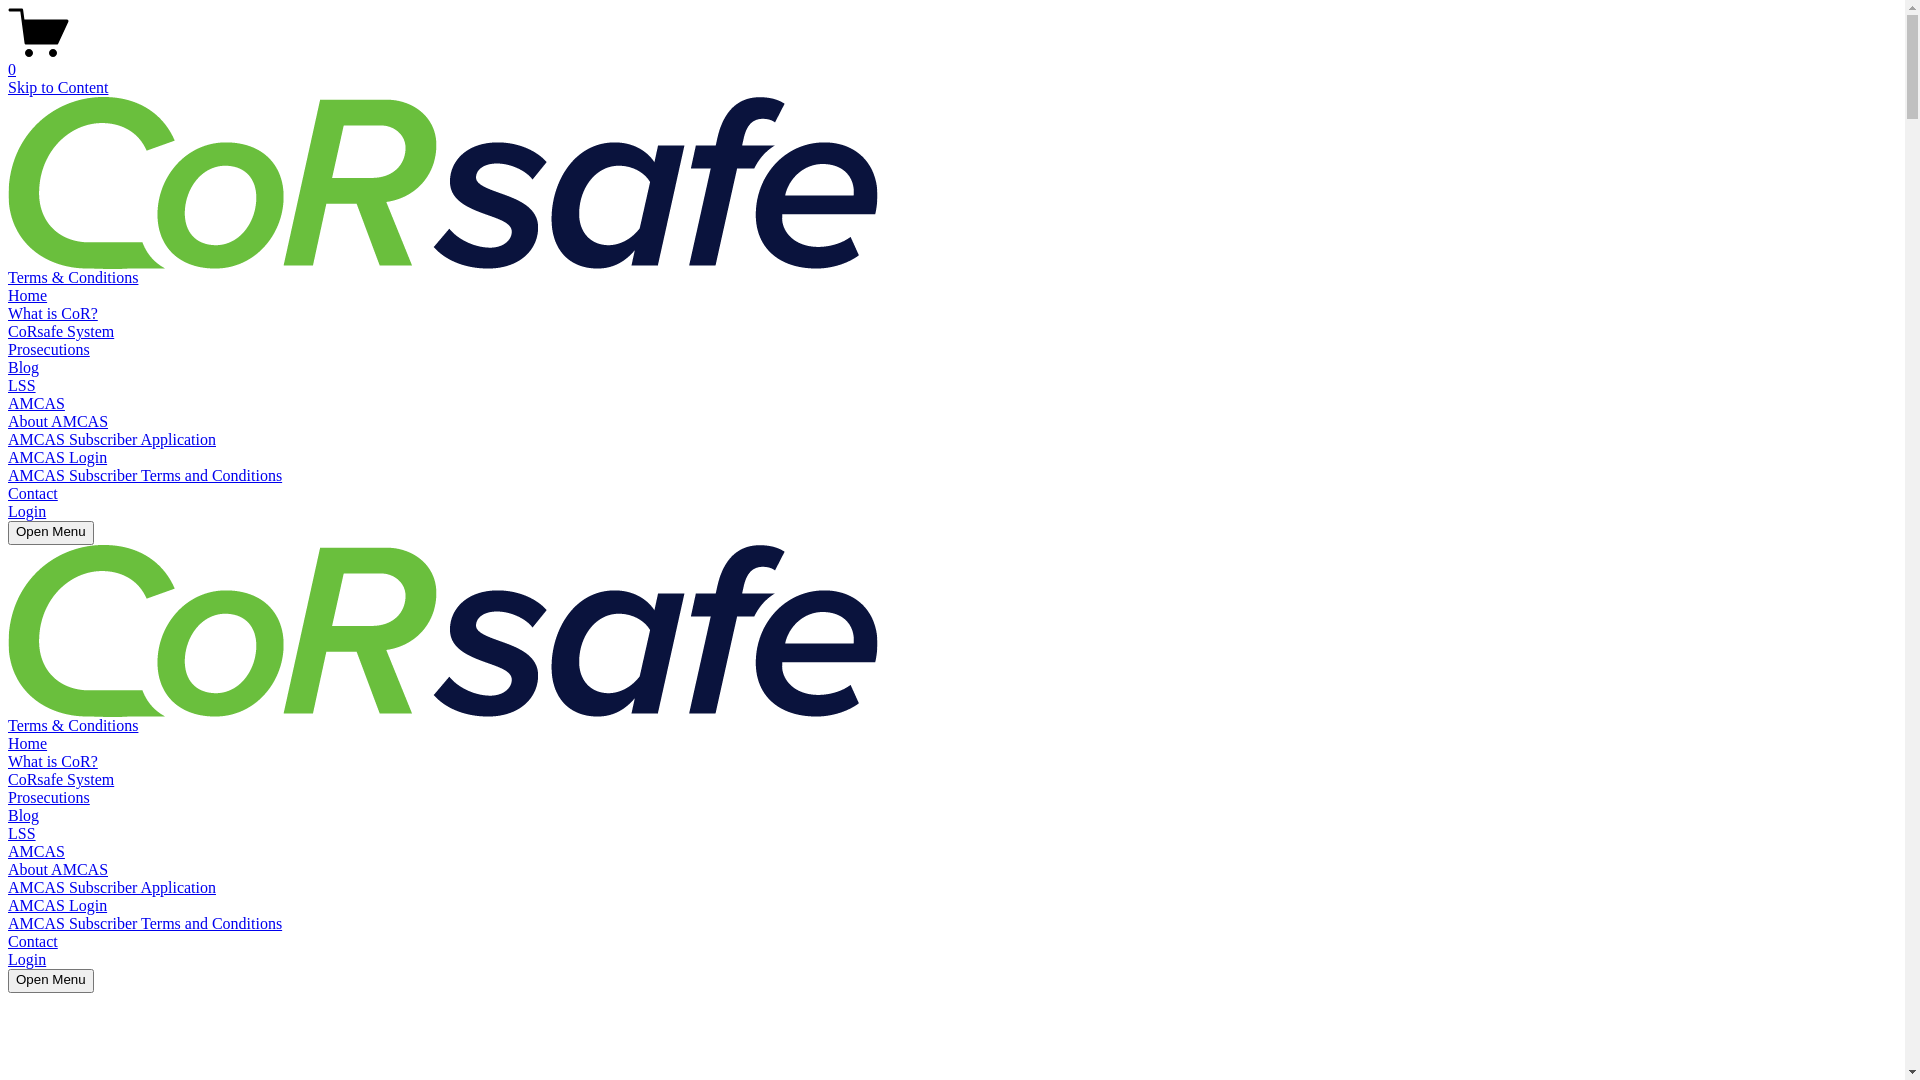  I want to click on 'AMCAS Login', so click(57, 905).